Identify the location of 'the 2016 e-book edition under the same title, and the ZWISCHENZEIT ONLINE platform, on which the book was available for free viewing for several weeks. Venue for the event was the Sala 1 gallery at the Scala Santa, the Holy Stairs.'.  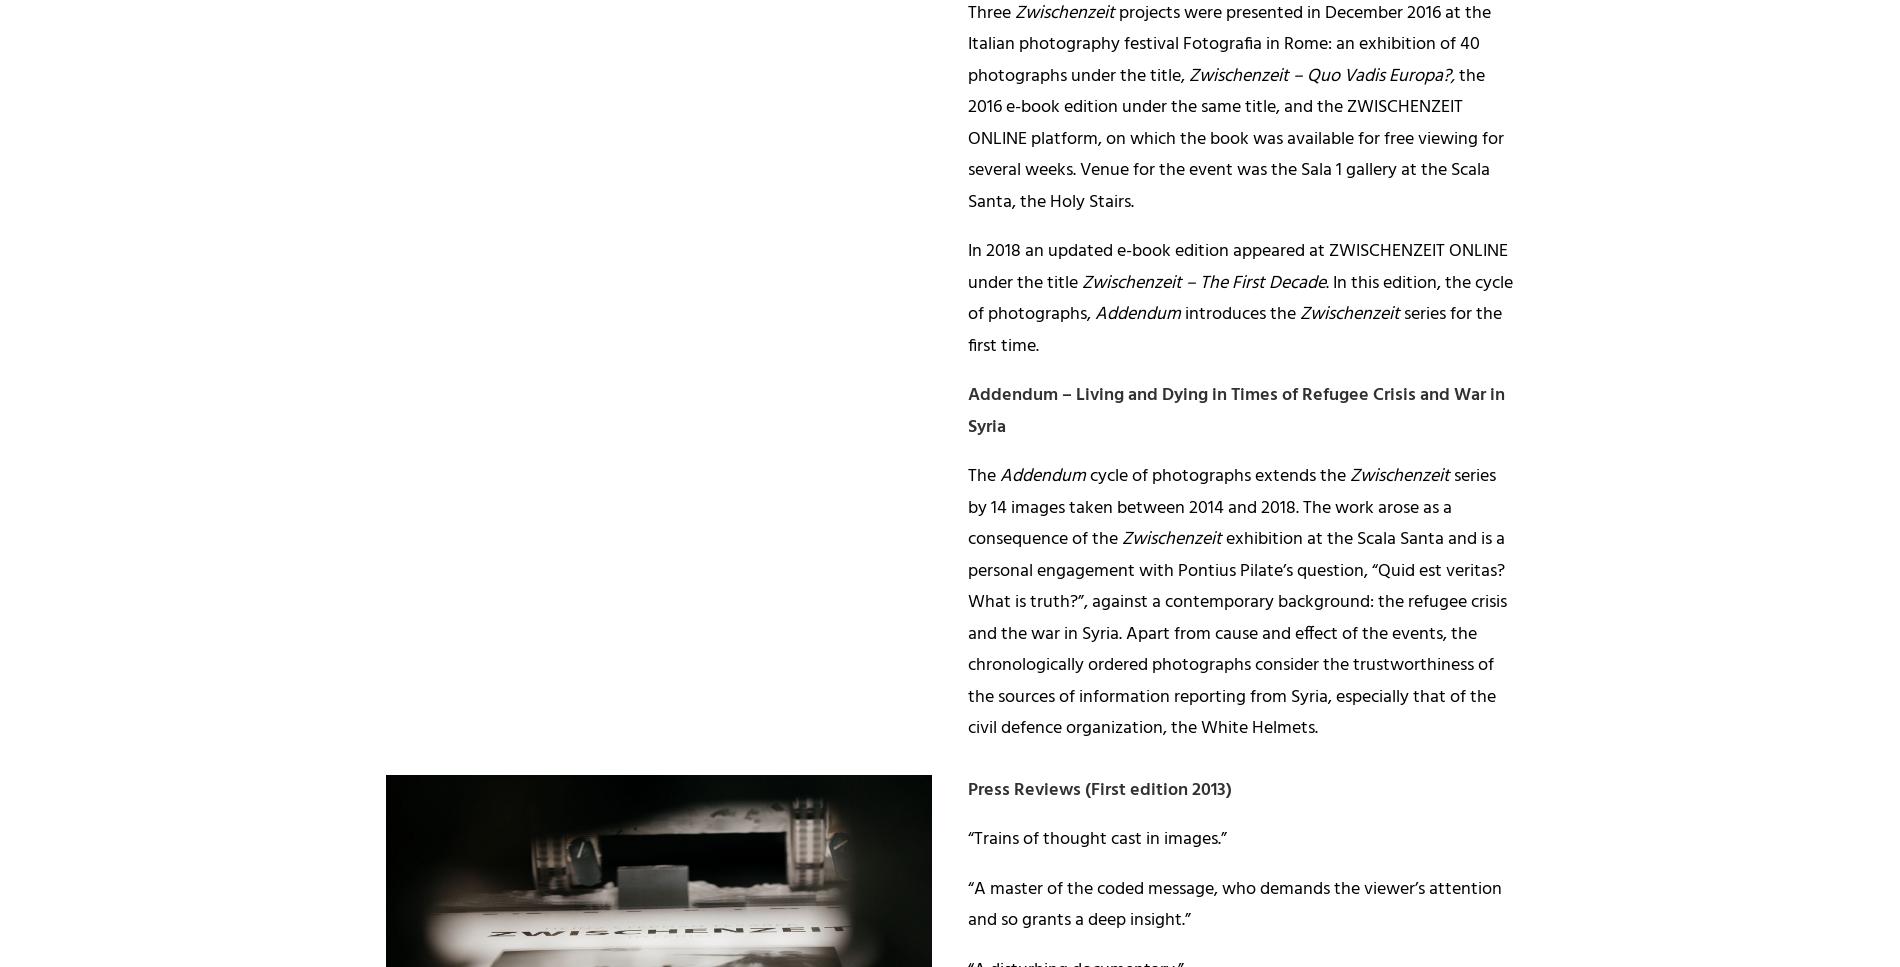
(968, 137).